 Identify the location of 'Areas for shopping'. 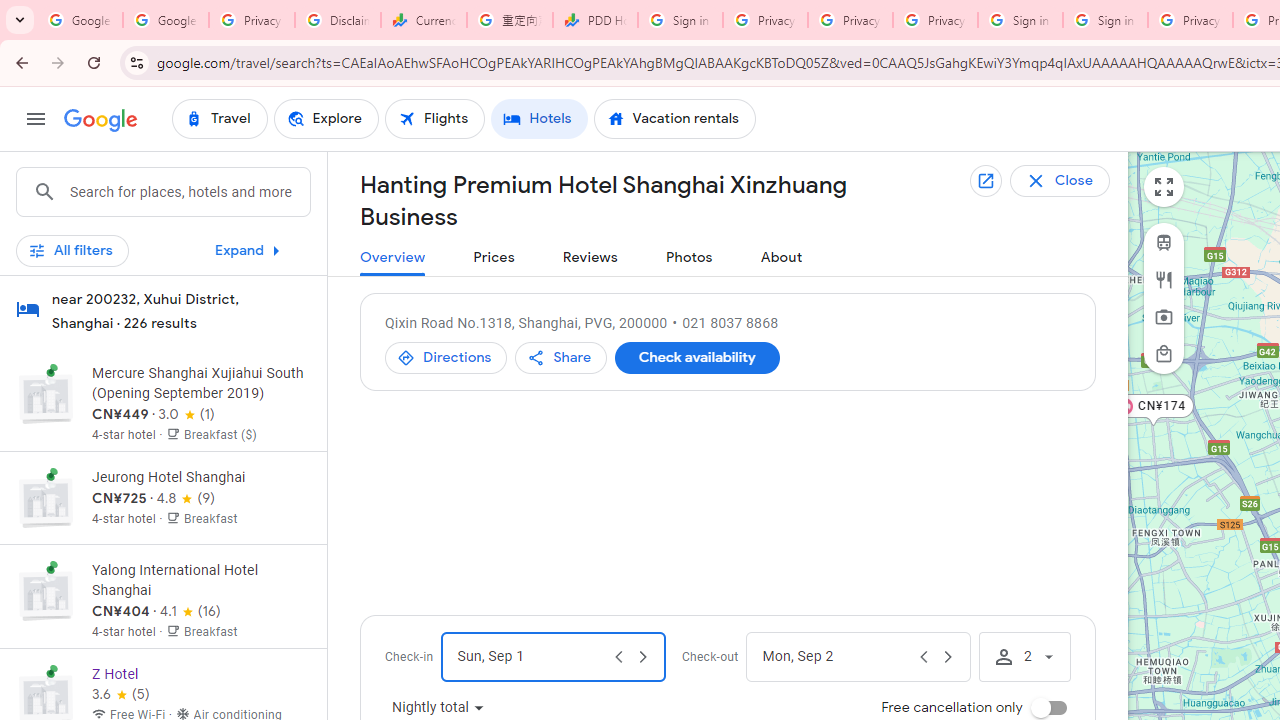
(1164, 352).